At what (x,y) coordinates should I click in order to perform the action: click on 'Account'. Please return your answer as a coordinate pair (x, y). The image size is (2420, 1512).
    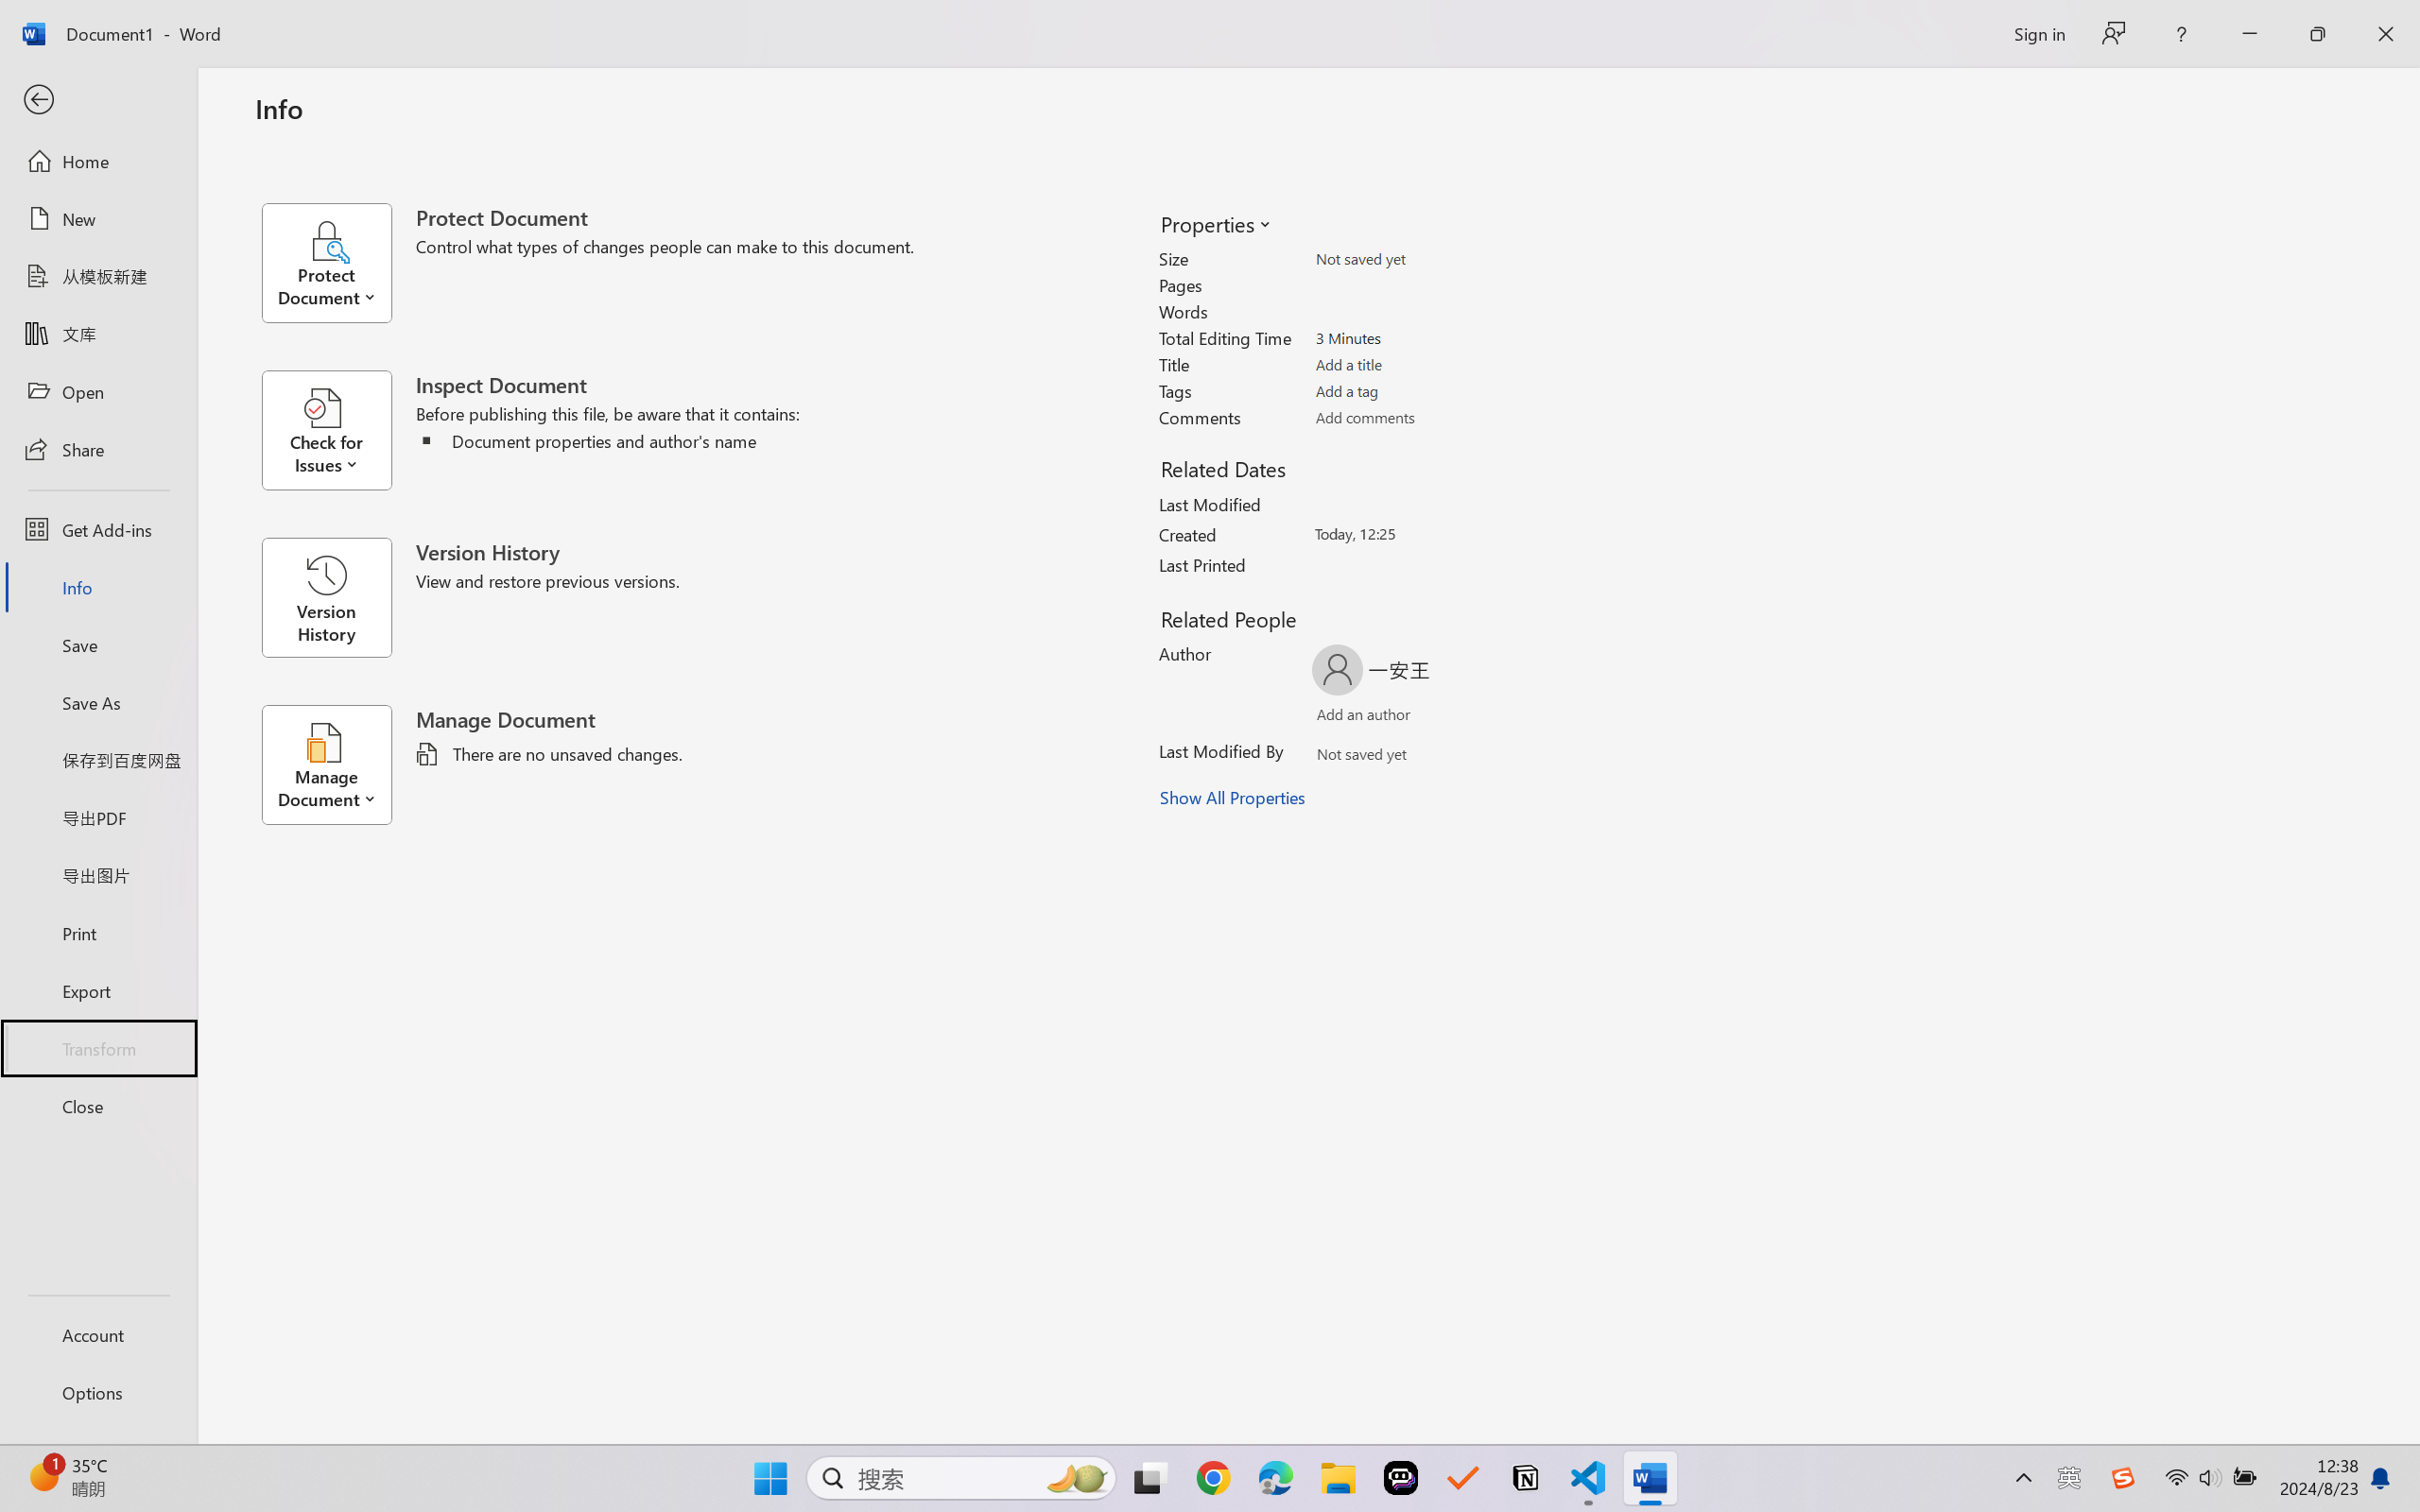
    Looking at the image, I should click on (97, 1334).